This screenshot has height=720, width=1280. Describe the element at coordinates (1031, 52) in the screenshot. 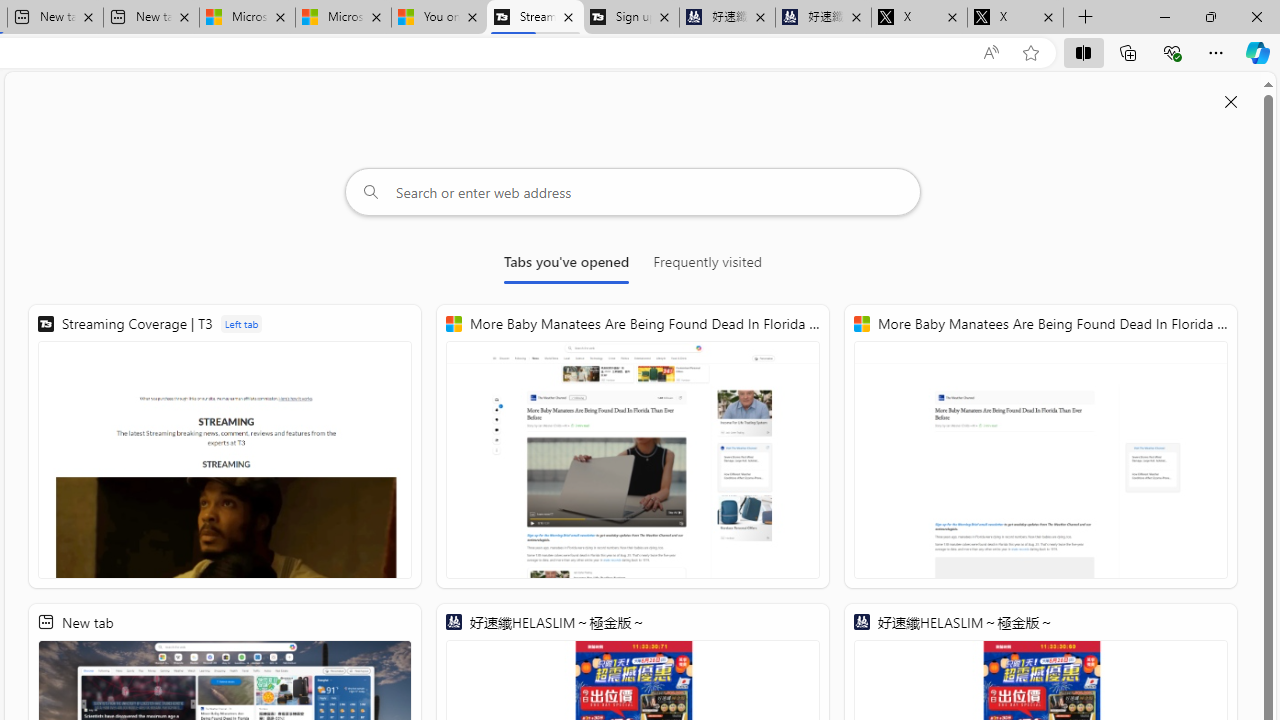

I see `'Add this page to favorites (Ctrl+D)'` at that location.